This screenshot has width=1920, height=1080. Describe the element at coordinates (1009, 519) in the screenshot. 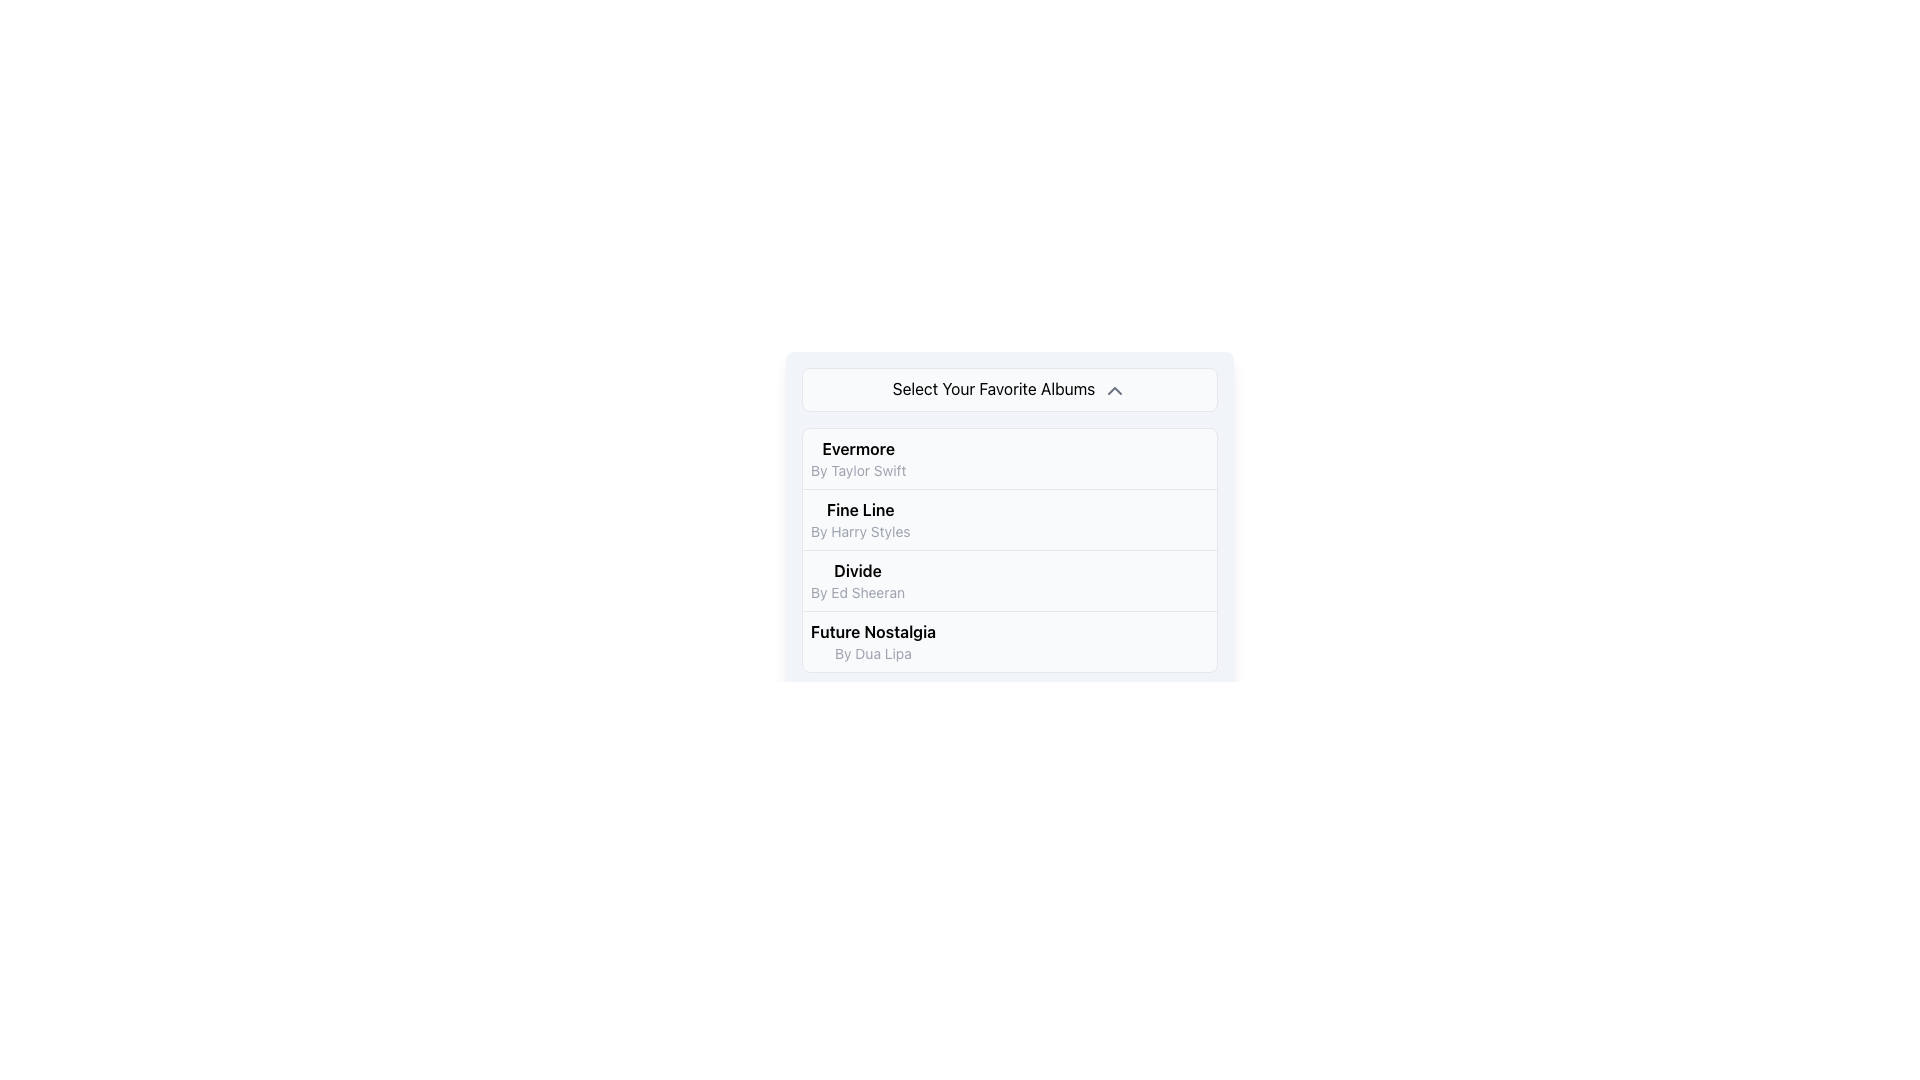

I see `the list item titled 'Fine Line' by 'Harry Styles', which is the second item in the list under 'Select Your Favorite Albums'` at that location.